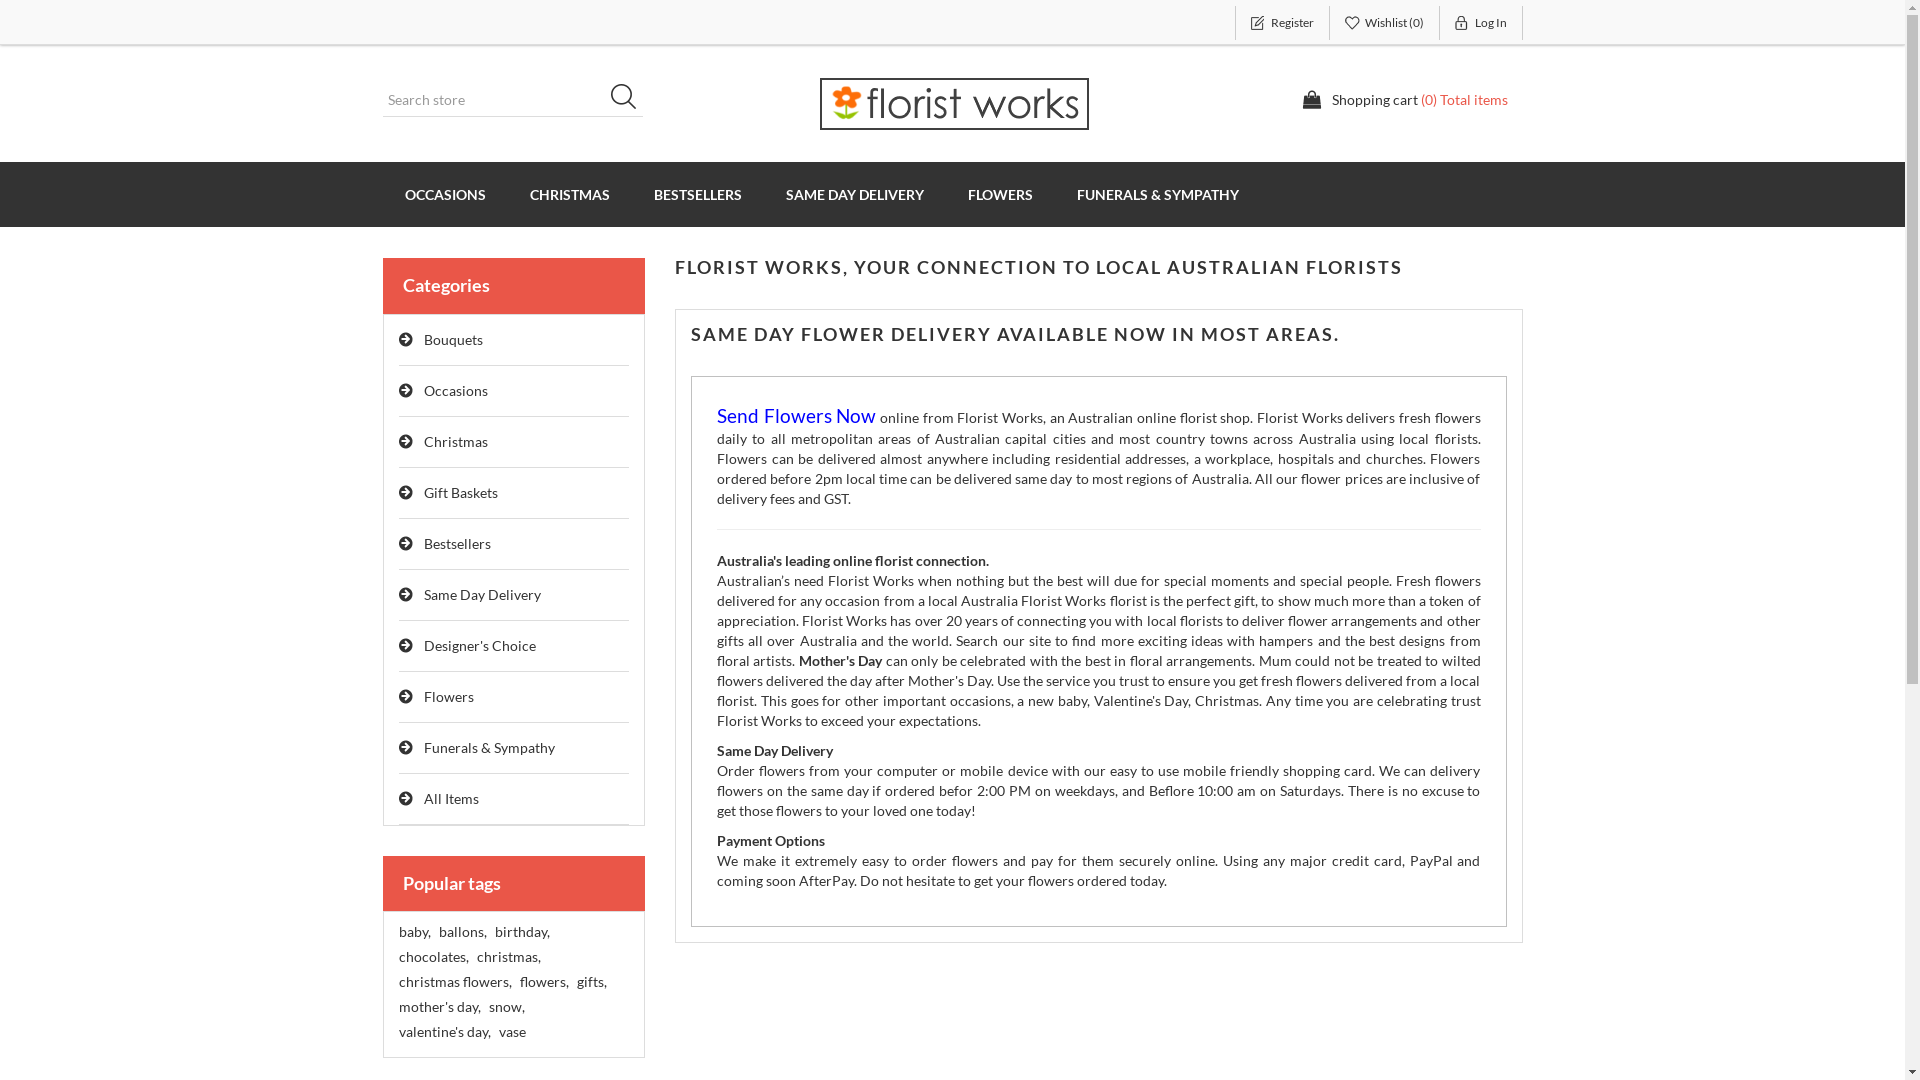 The image size is (1920, 1080). What do you see at coordinates (436, 932) in the screenshot?
I see `'ballons,'` at bounding box center [436, 932].